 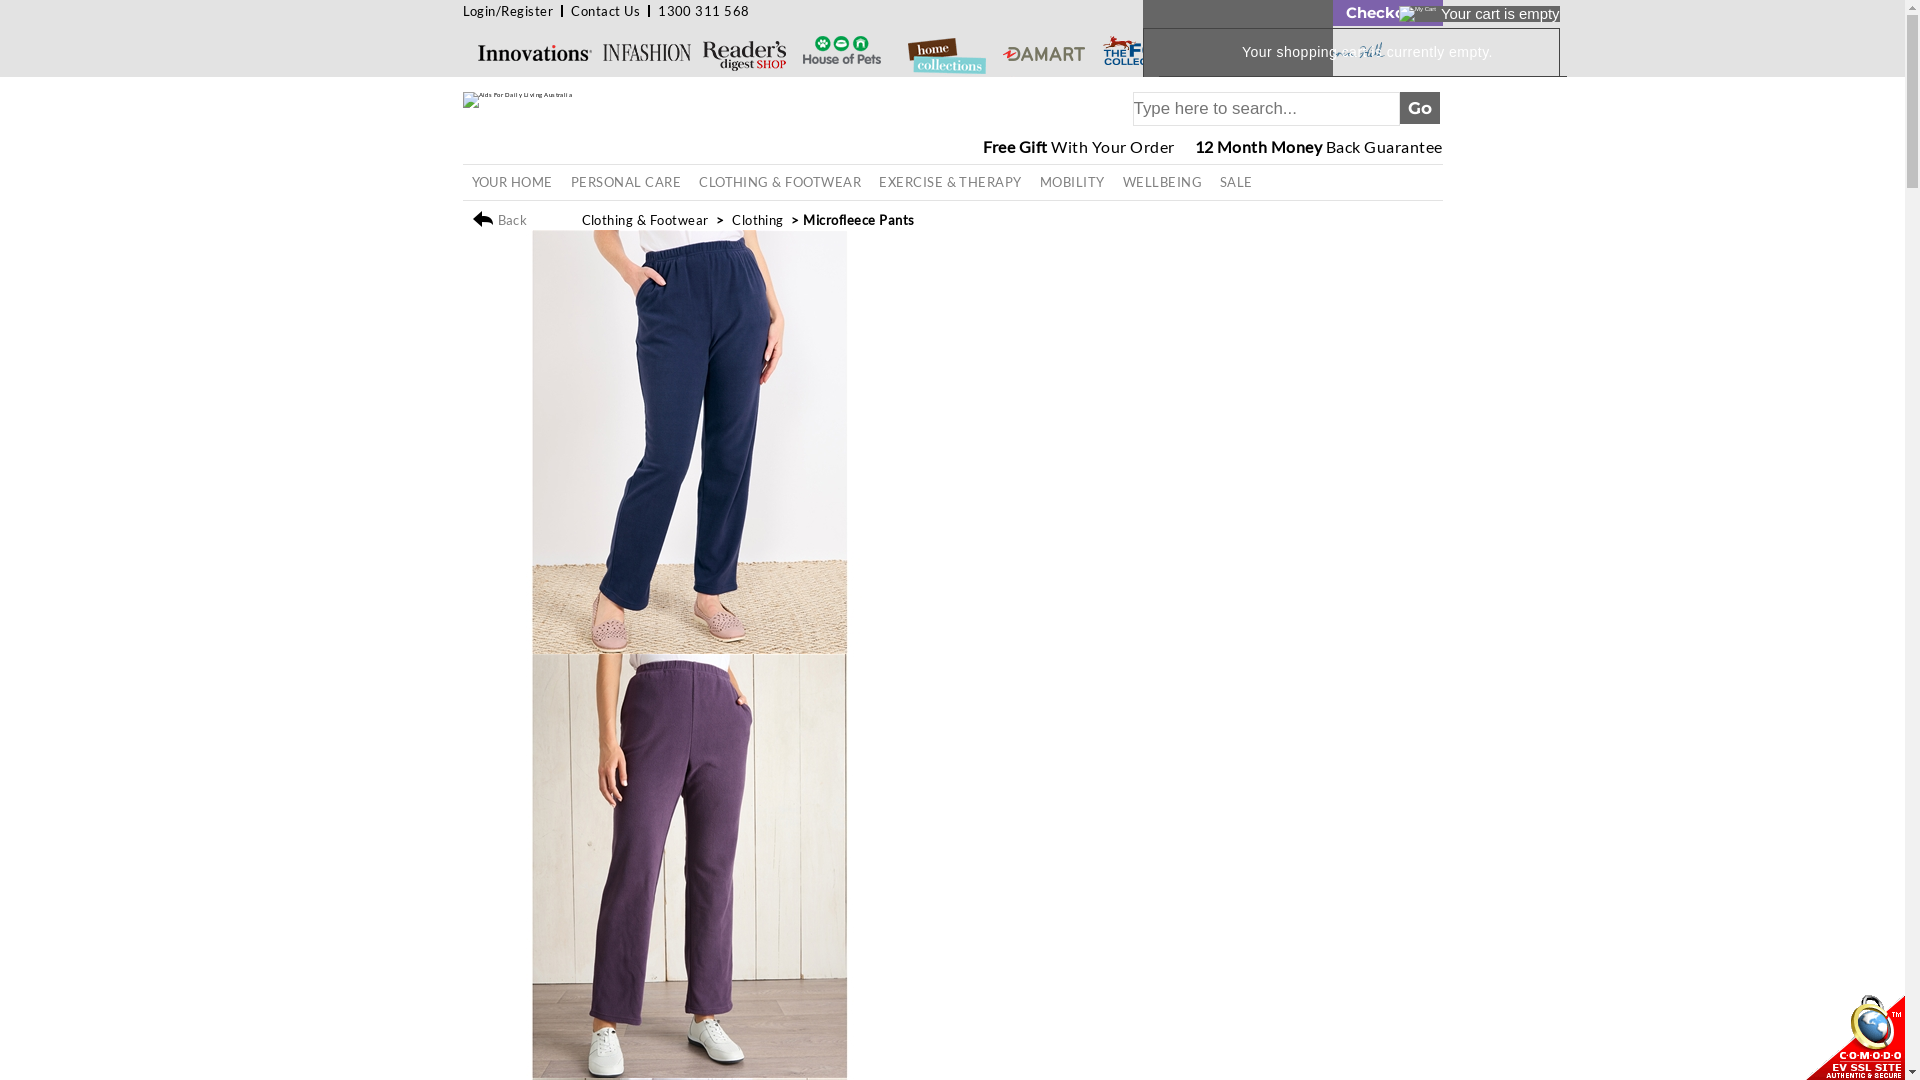 I want to click on 'Checkout >', so click(x=1386, y=12).